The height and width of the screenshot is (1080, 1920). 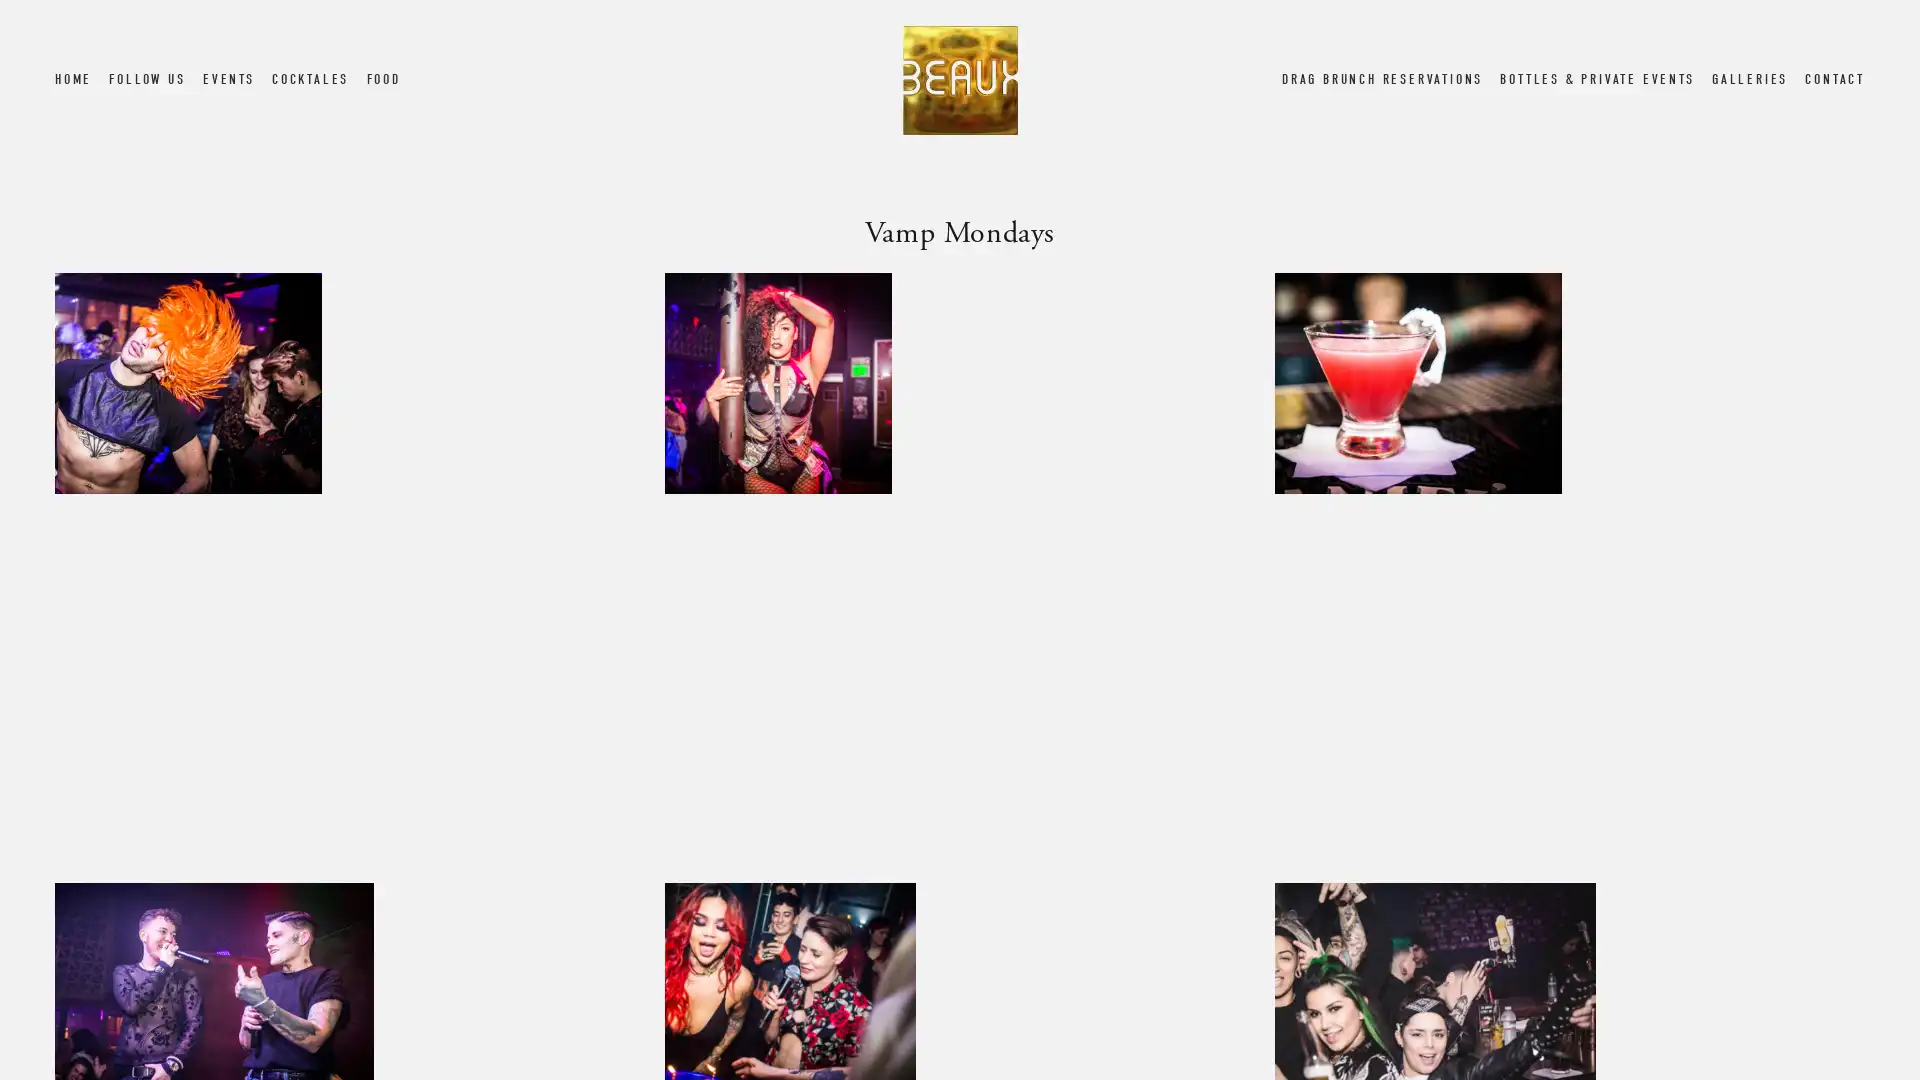 I want to click on View fullsize Screen Shot 2019-04-10 at 5.02.50 PM.png, so click(x=349, y=567).